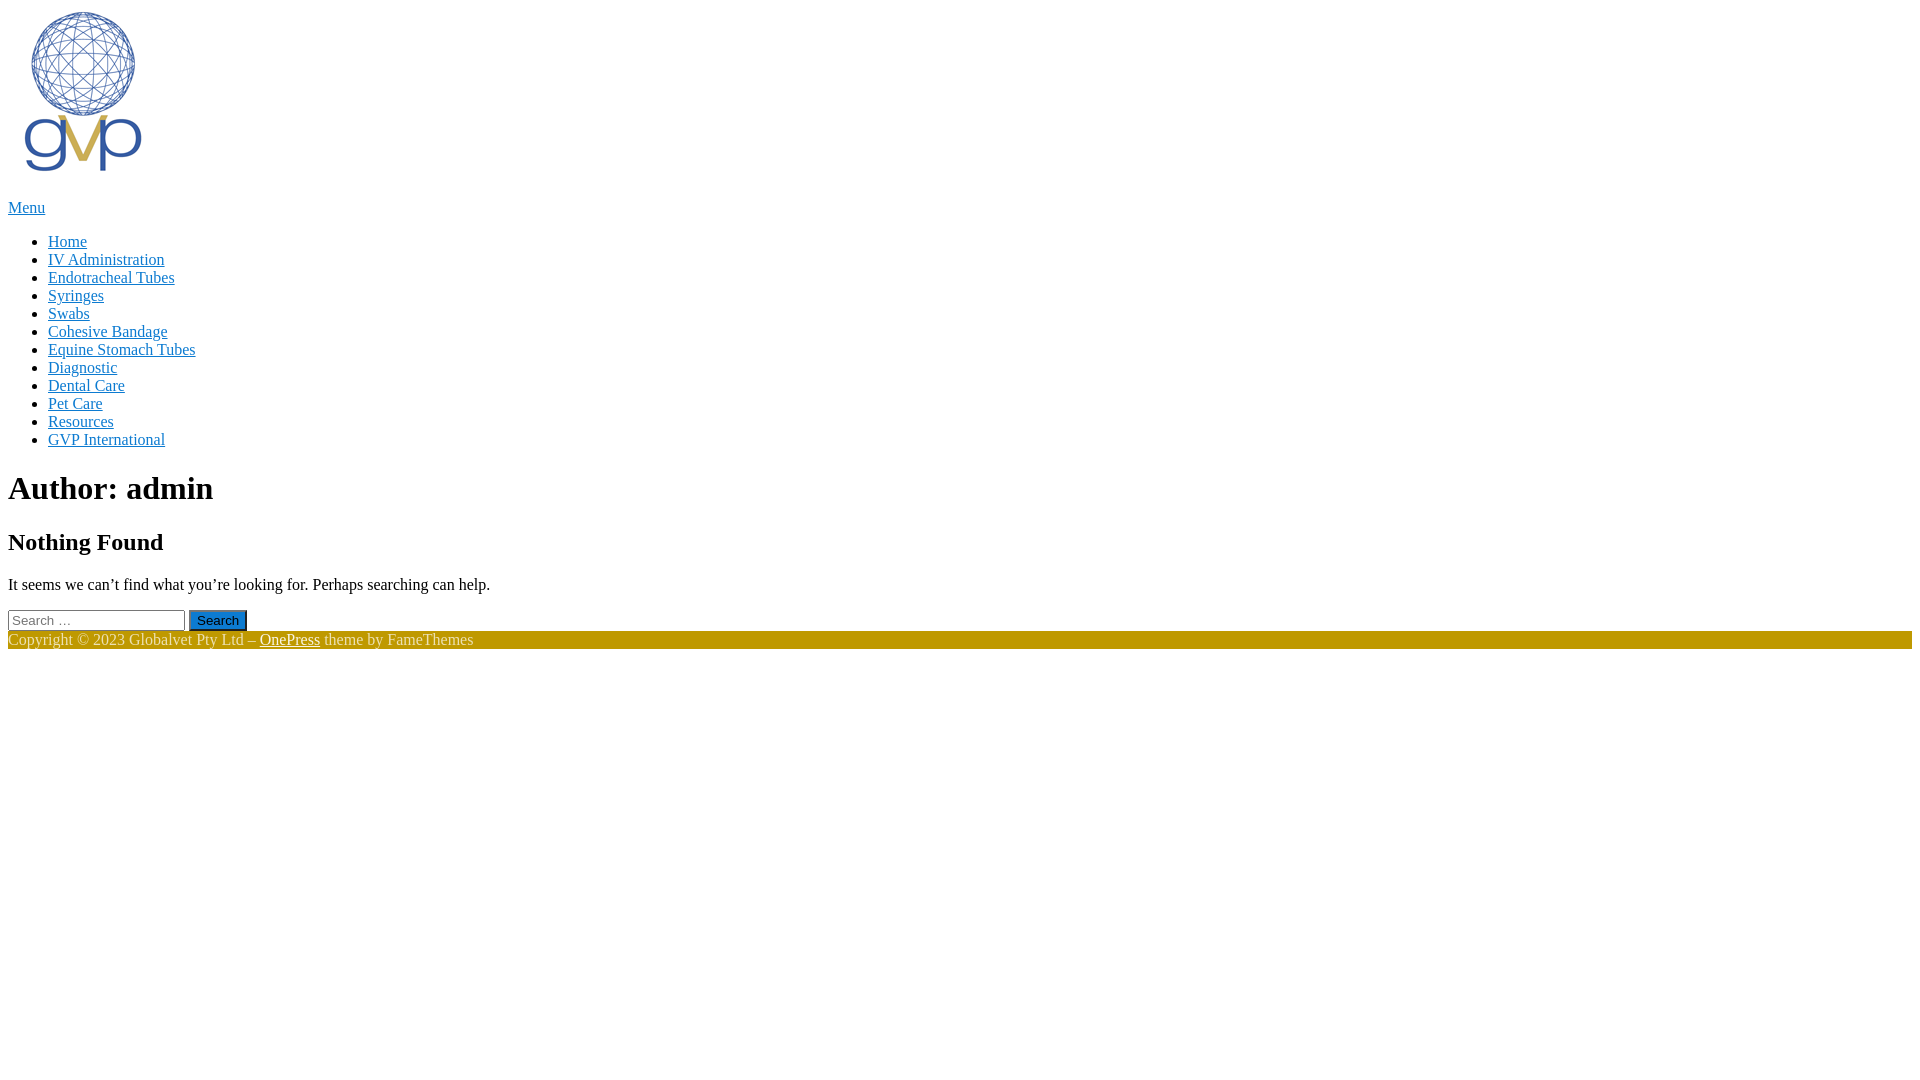 The height and width of the screenshot is (1080, 1920). I want to click on 'Cohesive Bandage', so click(106, 330).